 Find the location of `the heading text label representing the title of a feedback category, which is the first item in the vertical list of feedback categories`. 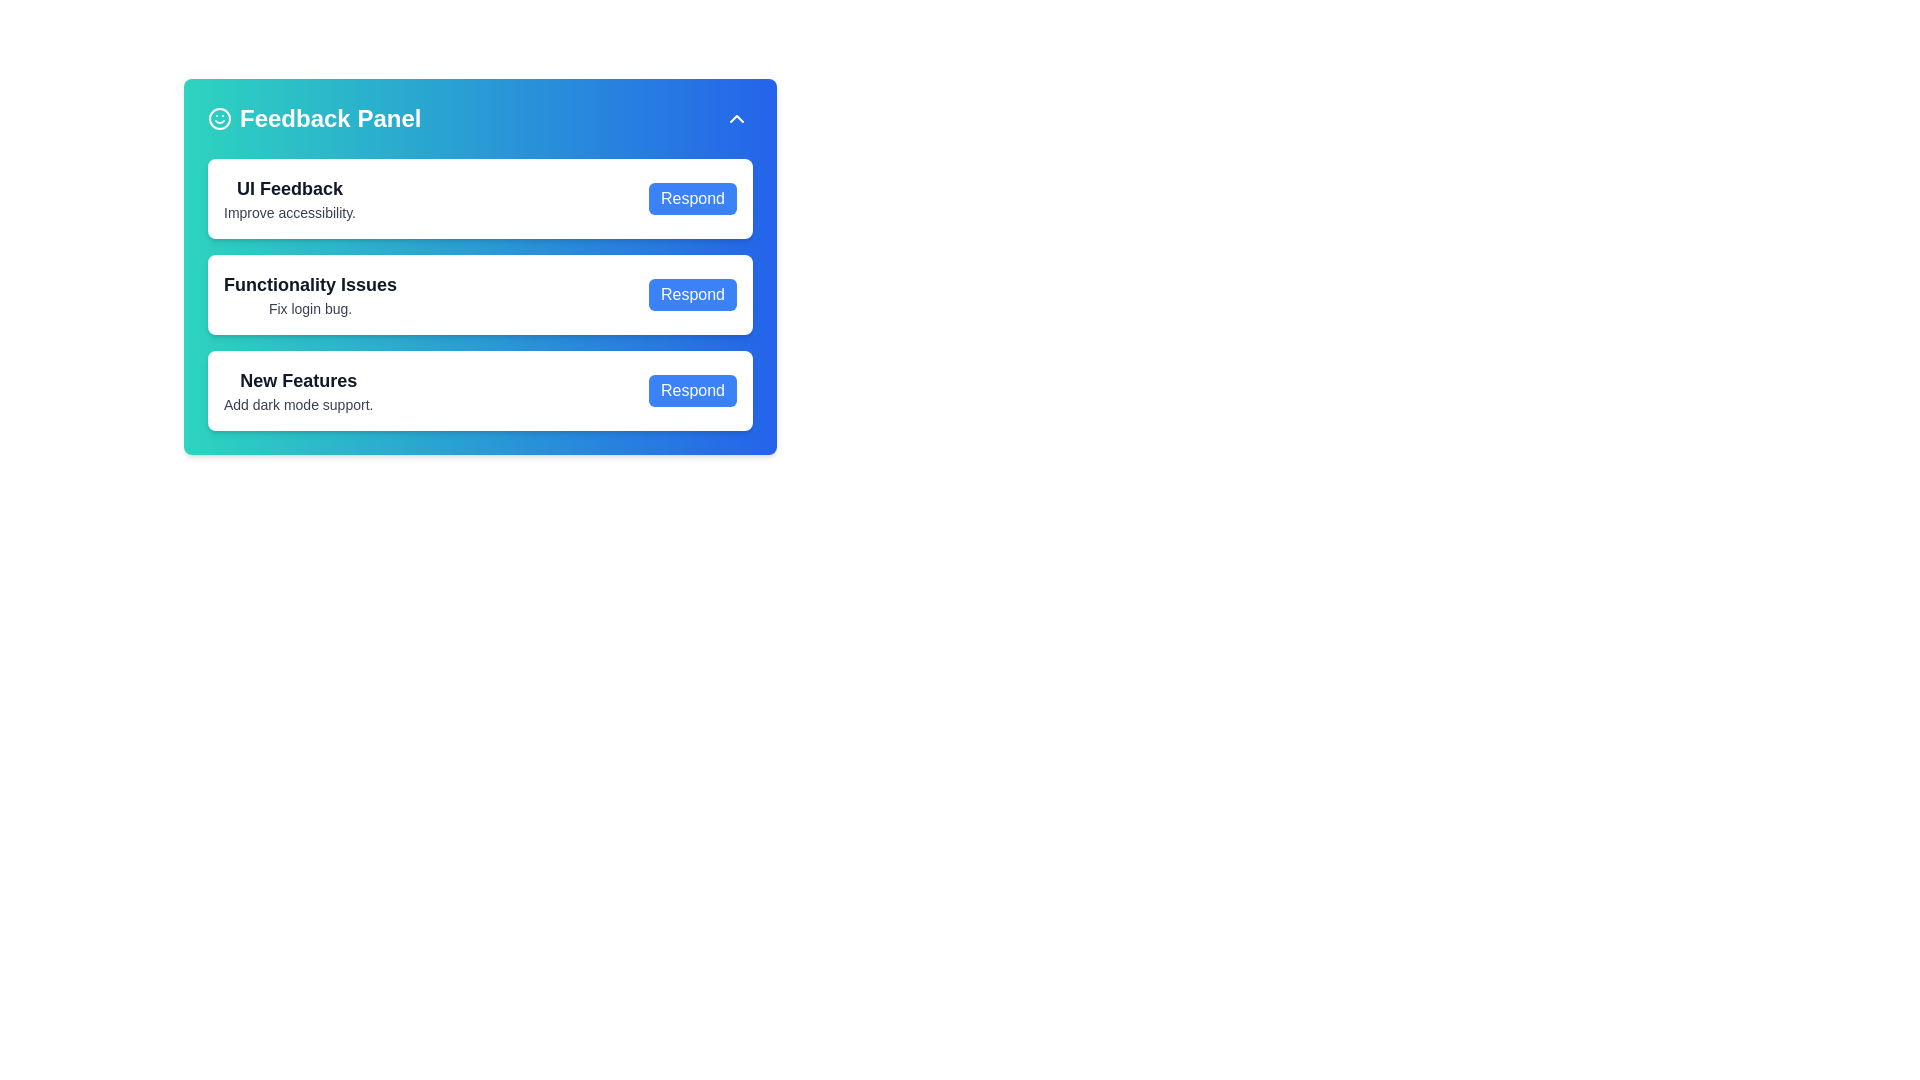

the heading text label representing the title of a feedback category, which is the first item in the vertical list of feedback categories is located at coordinates (288, 189).